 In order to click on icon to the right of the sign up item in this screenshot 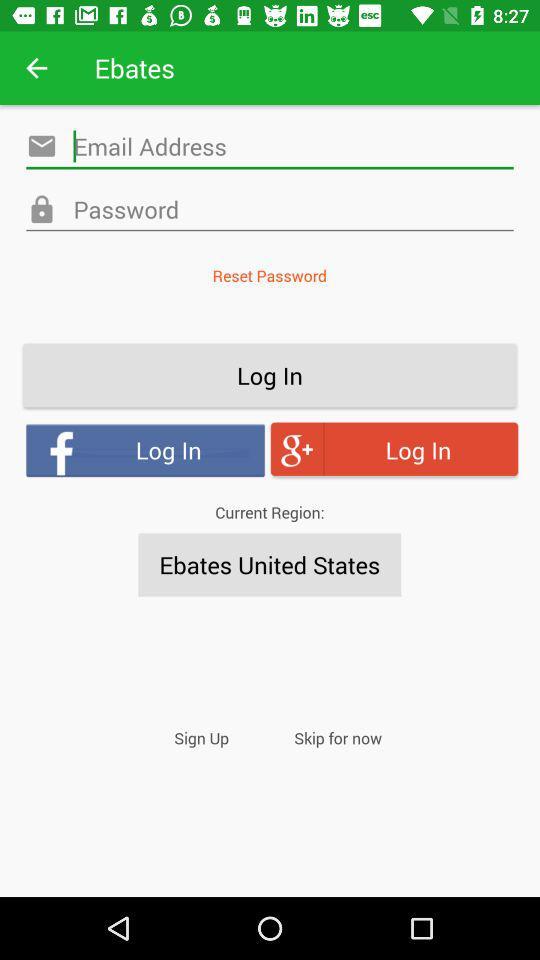, I will do `click(337, 737)`.